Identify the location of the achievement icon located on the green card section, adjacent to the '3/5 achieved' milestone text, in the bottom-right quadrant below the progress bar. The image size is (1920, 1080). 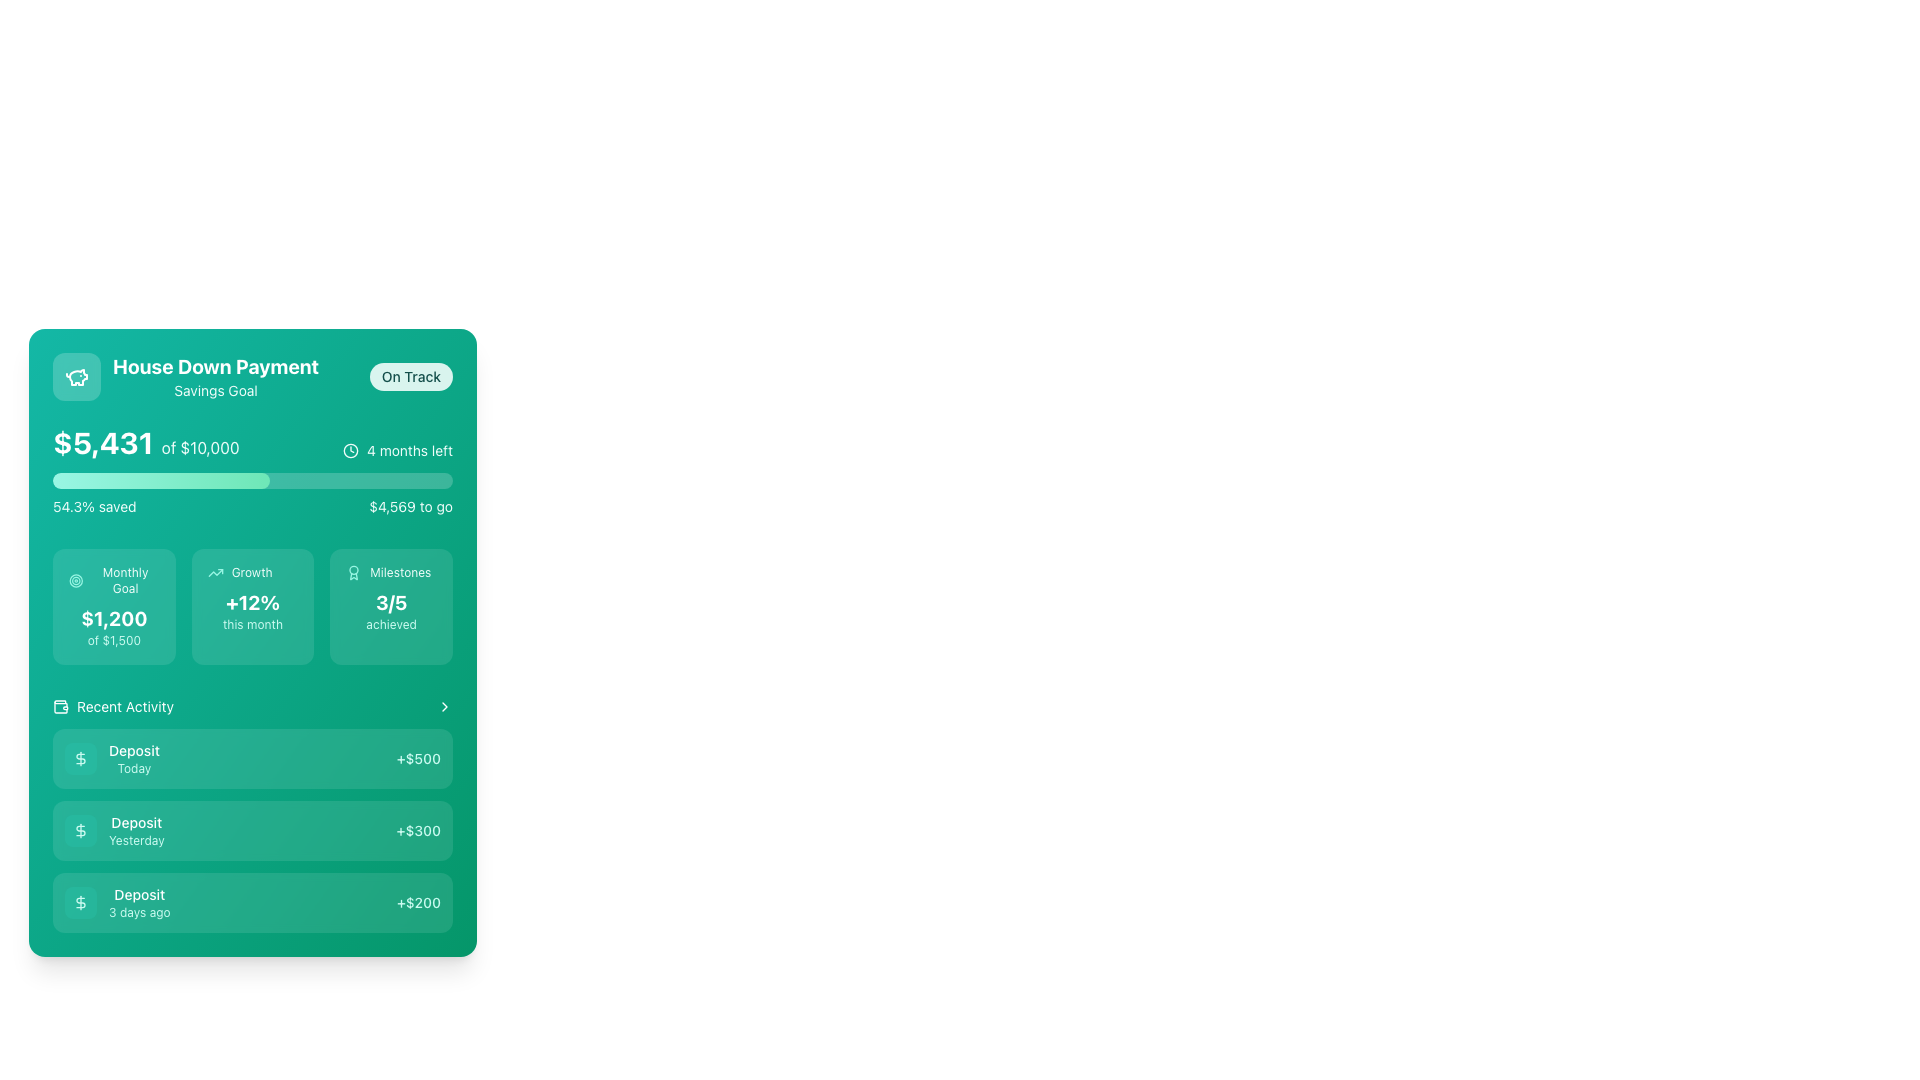
(354, 573).